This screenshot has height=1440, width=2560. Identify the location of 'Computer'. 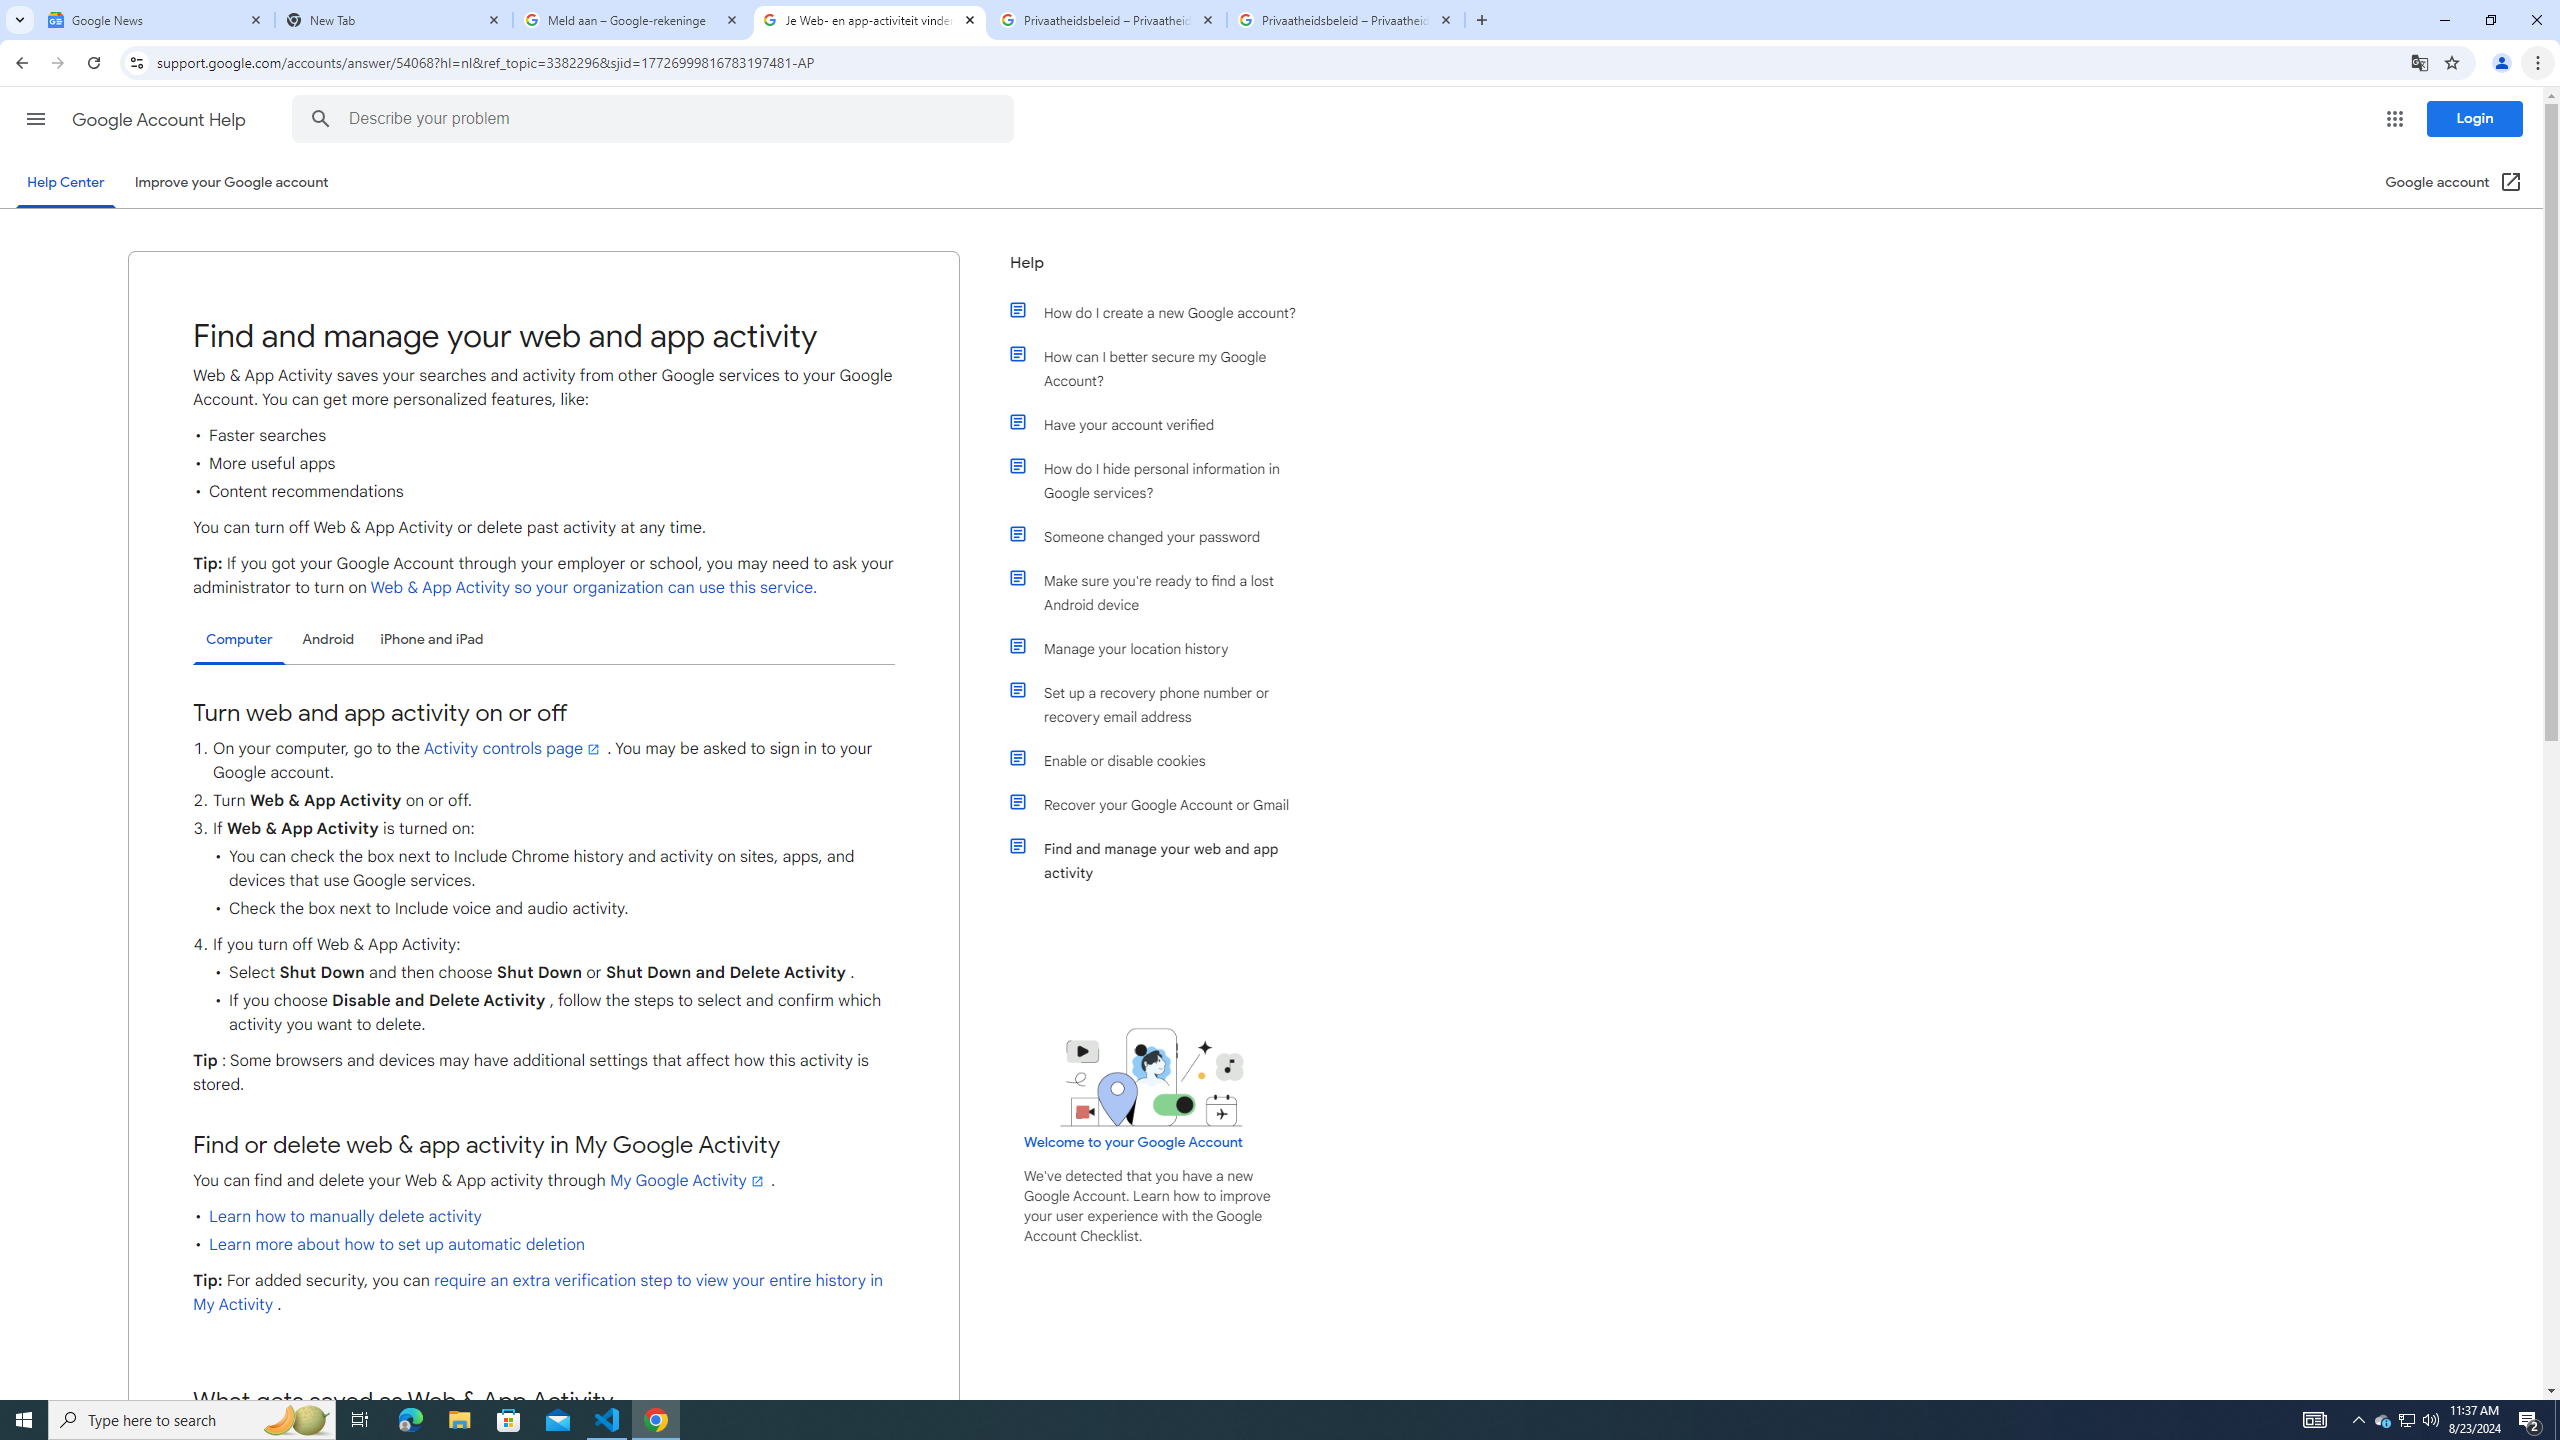
(239, 639).